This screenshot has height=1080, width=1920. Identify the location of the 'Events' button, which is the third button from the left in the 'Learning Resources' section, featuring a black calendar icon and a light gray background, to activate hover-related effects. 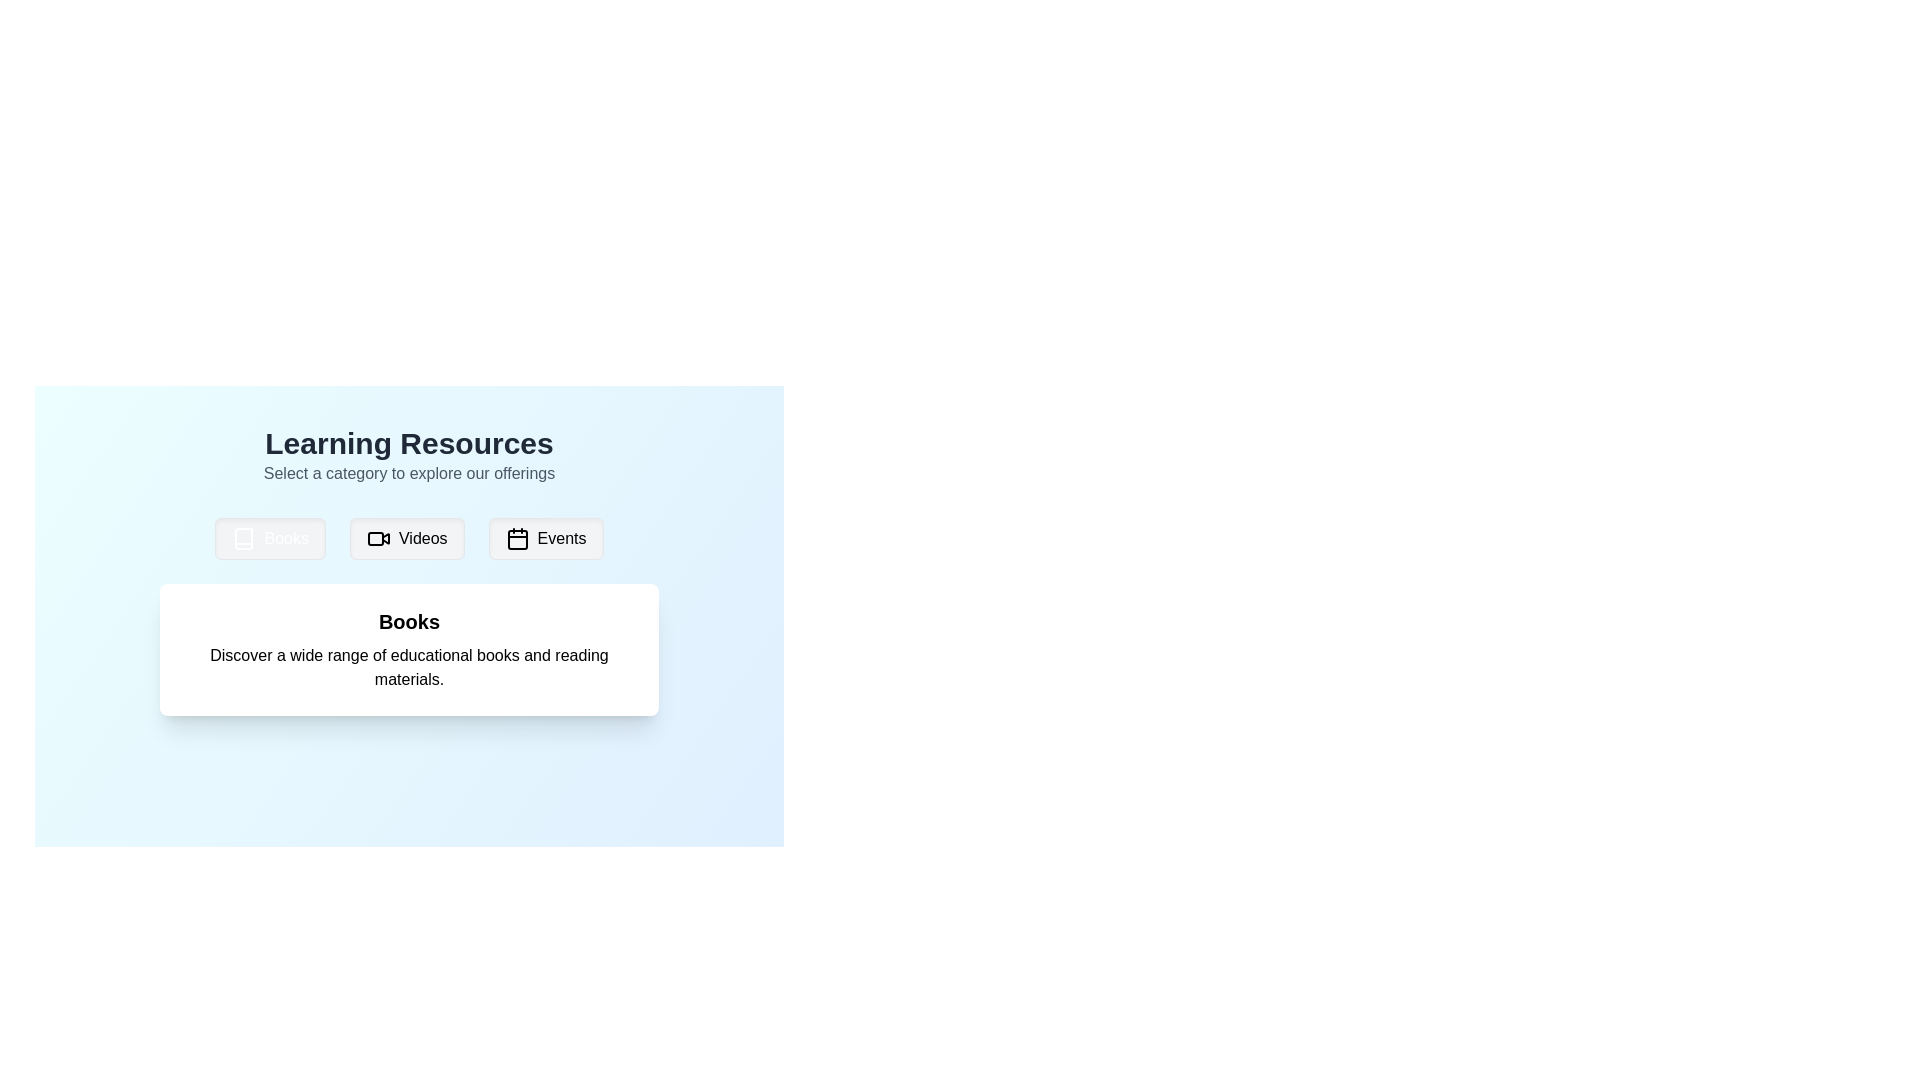
(546, 538).